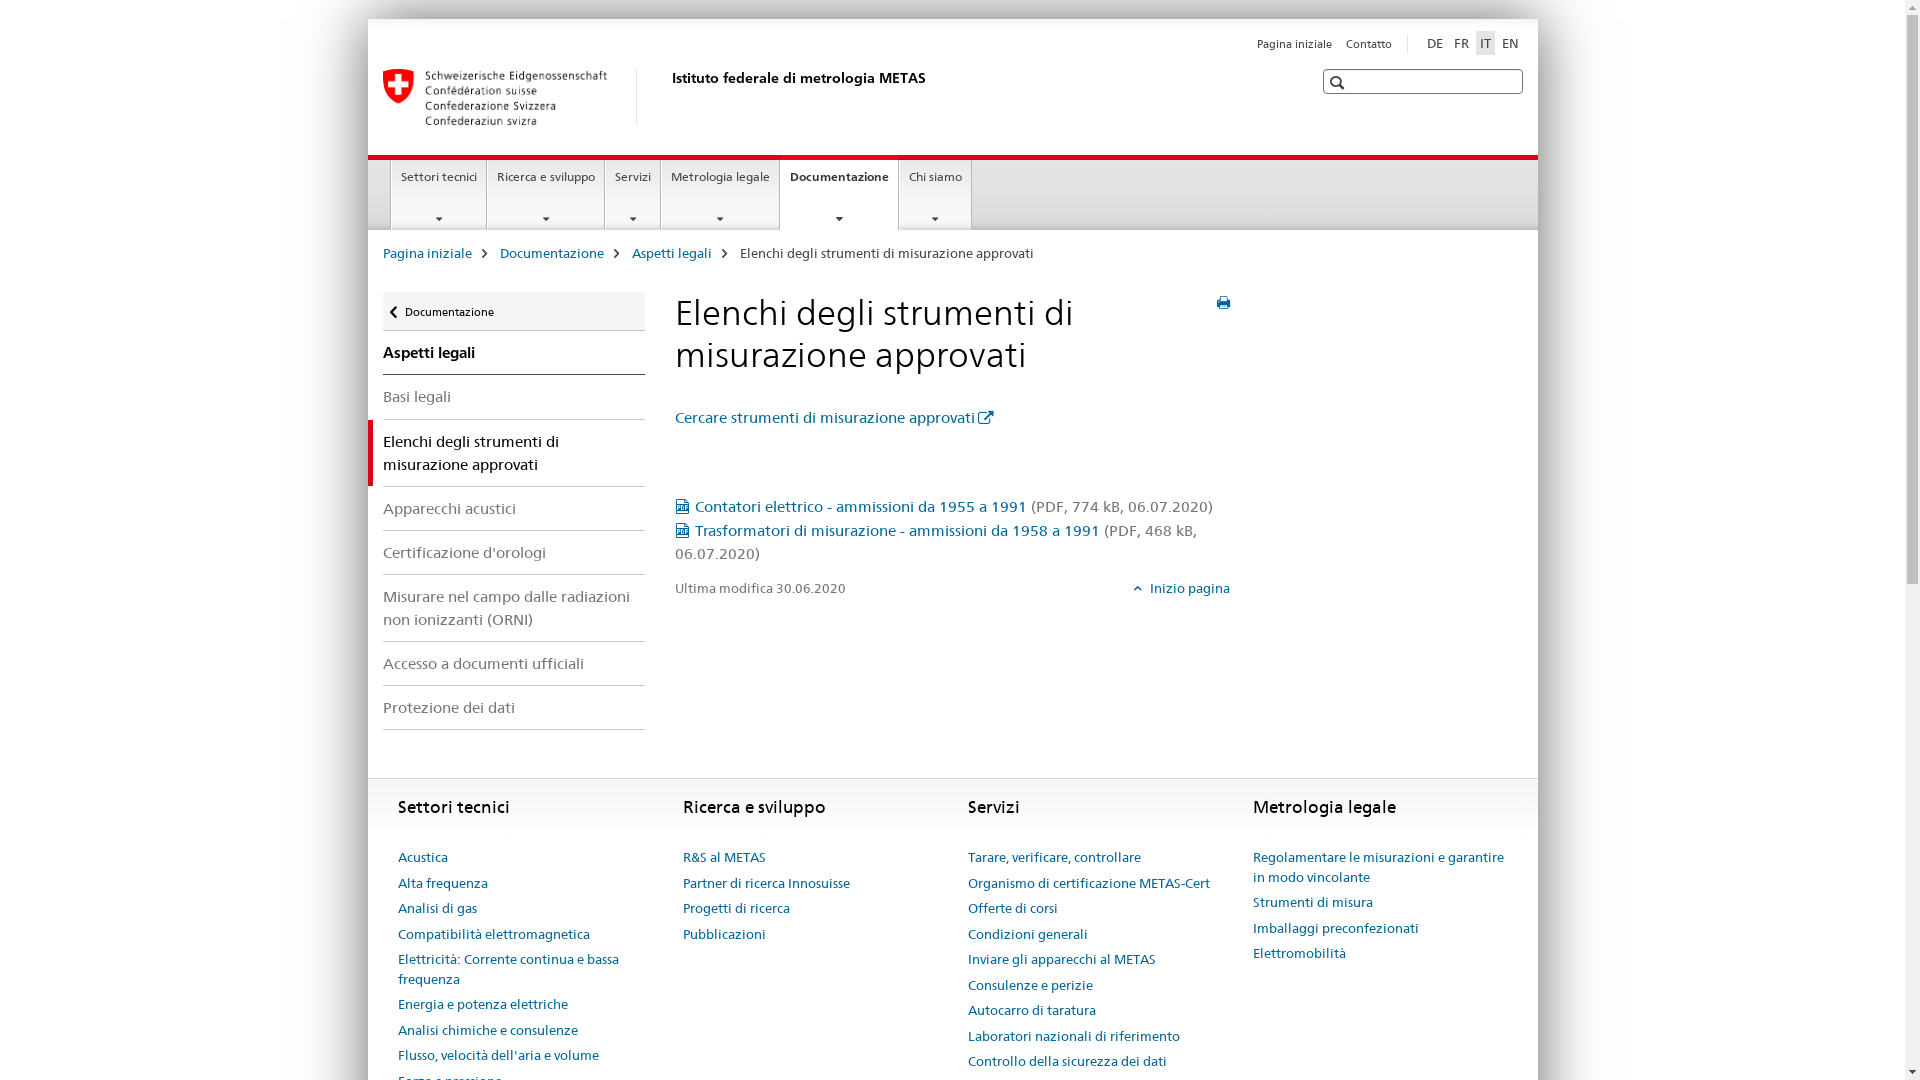 The height and width of the screenshot is (1080, 1920). Describe the element at coordinates (1012, 909) in the screenshot. I see `'Offerte di corsi'` at that location.